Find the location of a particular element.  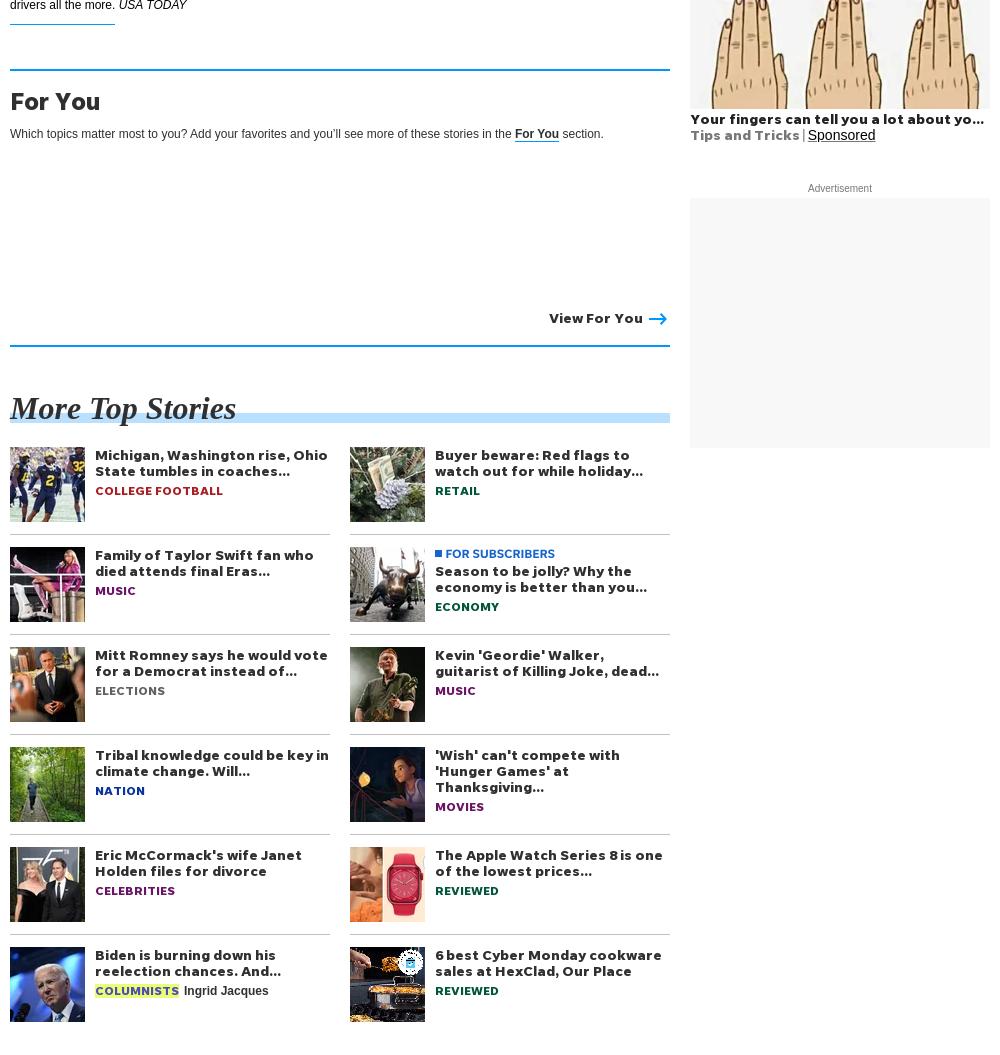

''Wish' can't compete with 'Hunger Games' at Thanksgiving…' is located at coordinates (435, 769).